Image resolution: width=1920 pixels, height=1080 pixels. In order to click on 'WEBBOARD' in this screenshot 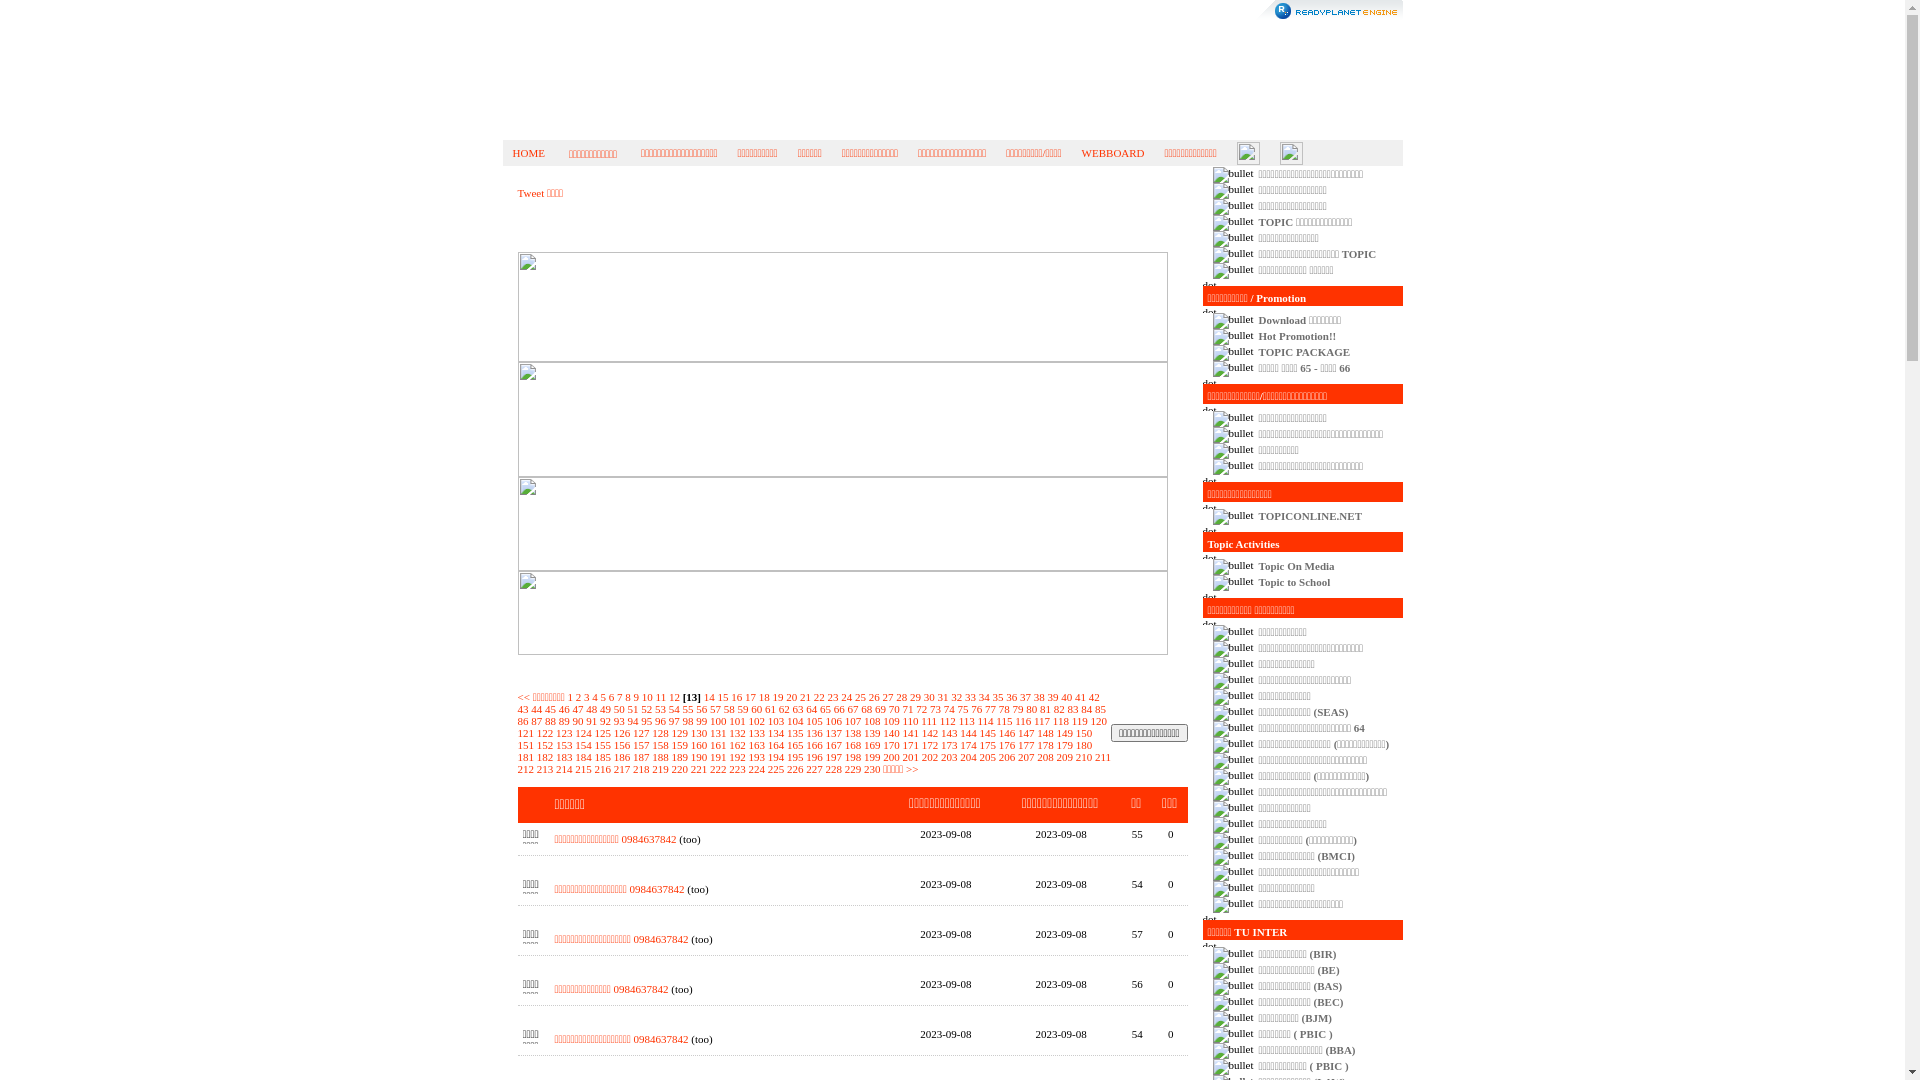, I will do `click(1112, 152)`.